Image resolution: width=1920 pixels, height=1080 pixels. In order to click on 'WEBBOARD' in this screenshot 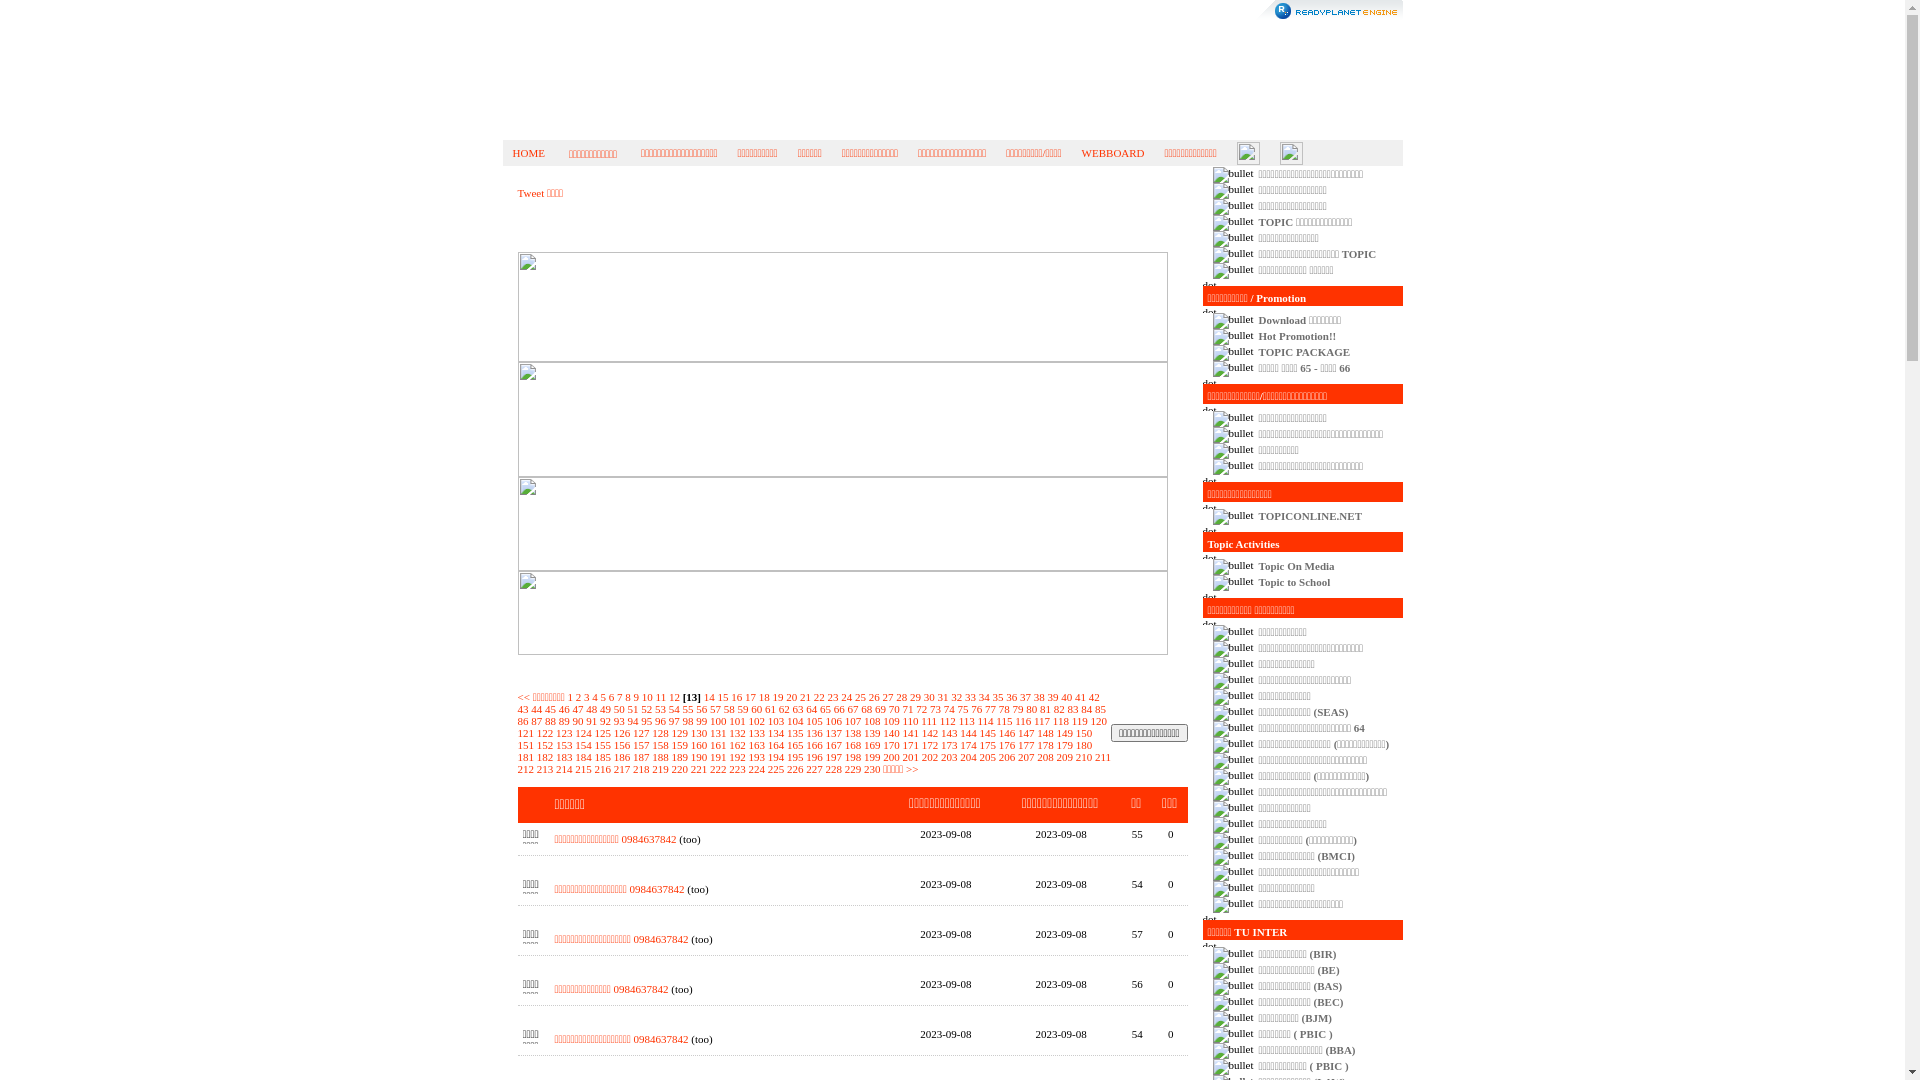, I will do `click(1112, 152)`.